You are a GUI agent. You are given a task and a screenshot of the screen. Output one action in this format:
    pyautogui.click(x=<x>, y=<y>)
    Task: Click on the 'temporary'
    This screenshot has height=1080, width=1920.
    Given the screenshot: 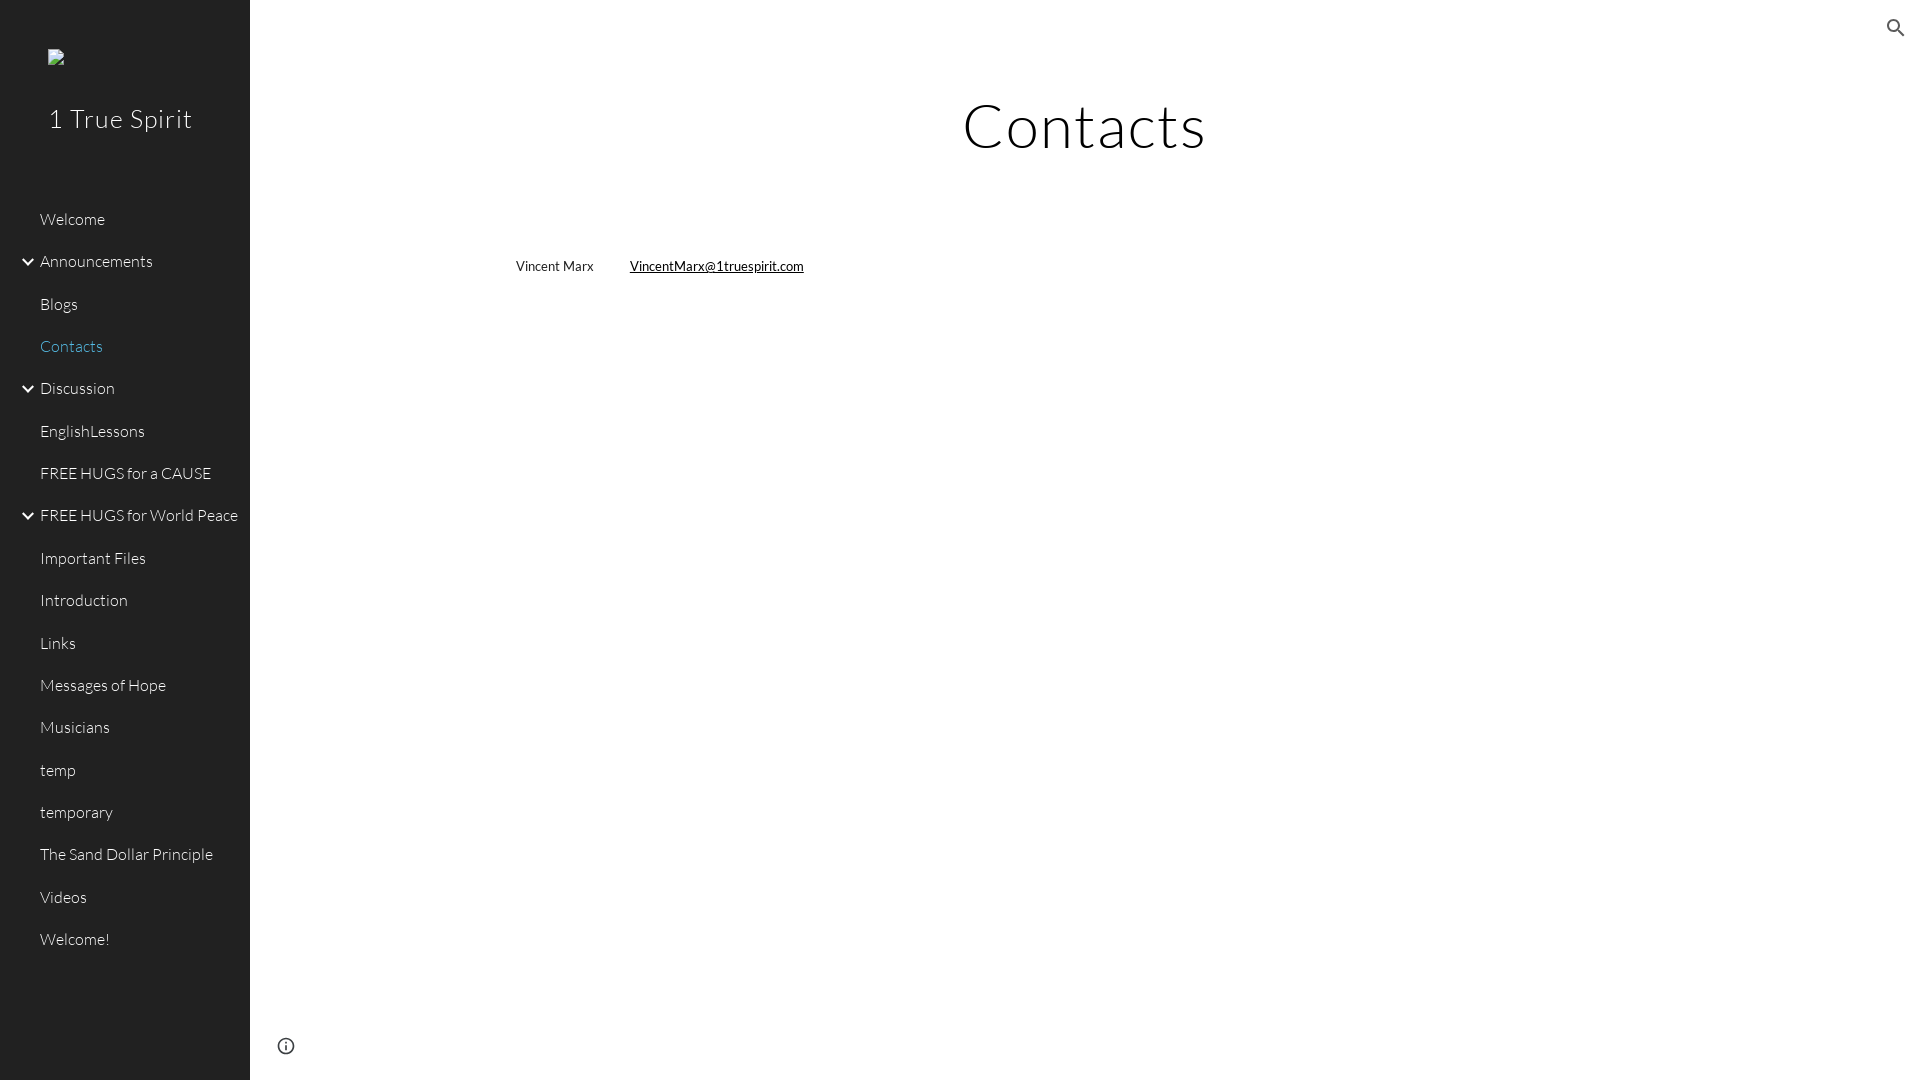 What is the action you would take?
    pyautogui.click(x=136, y=812)
    